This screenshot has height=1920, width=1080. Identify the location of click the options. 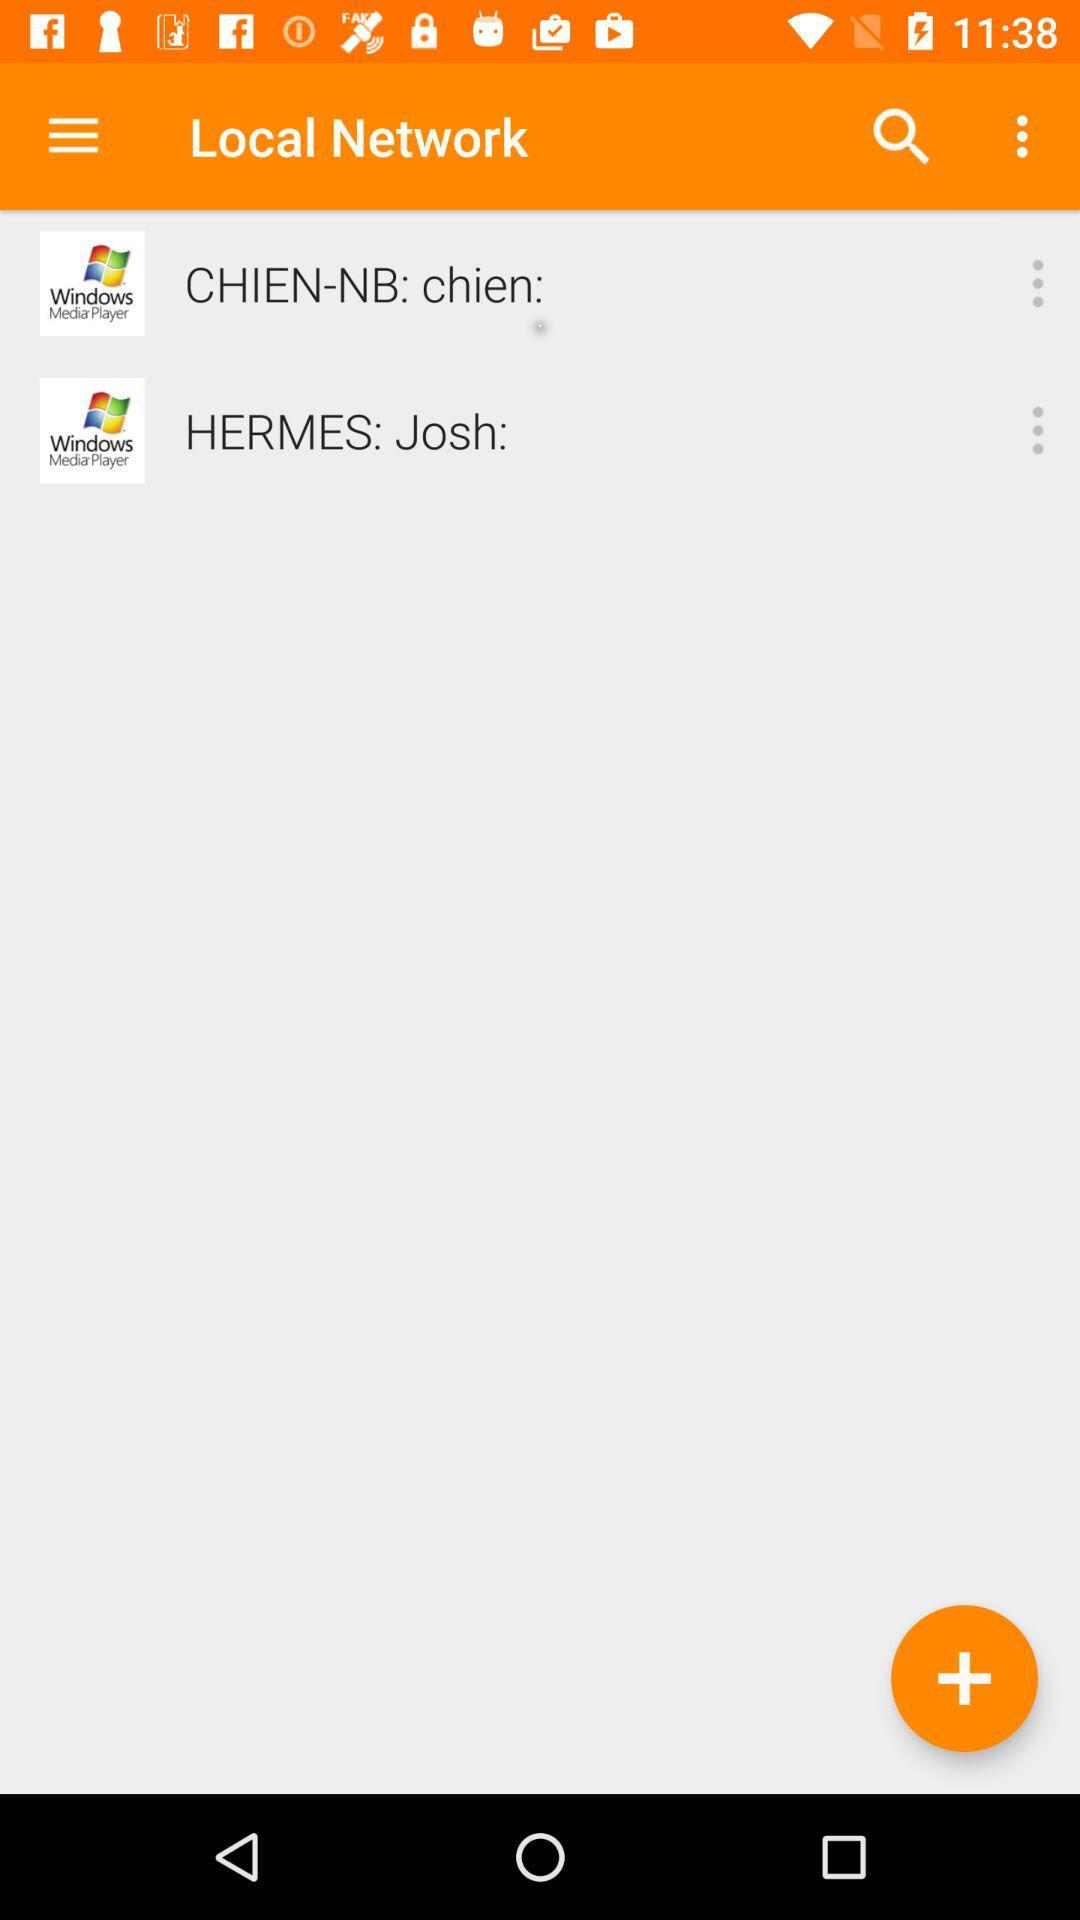
(1036, 282).